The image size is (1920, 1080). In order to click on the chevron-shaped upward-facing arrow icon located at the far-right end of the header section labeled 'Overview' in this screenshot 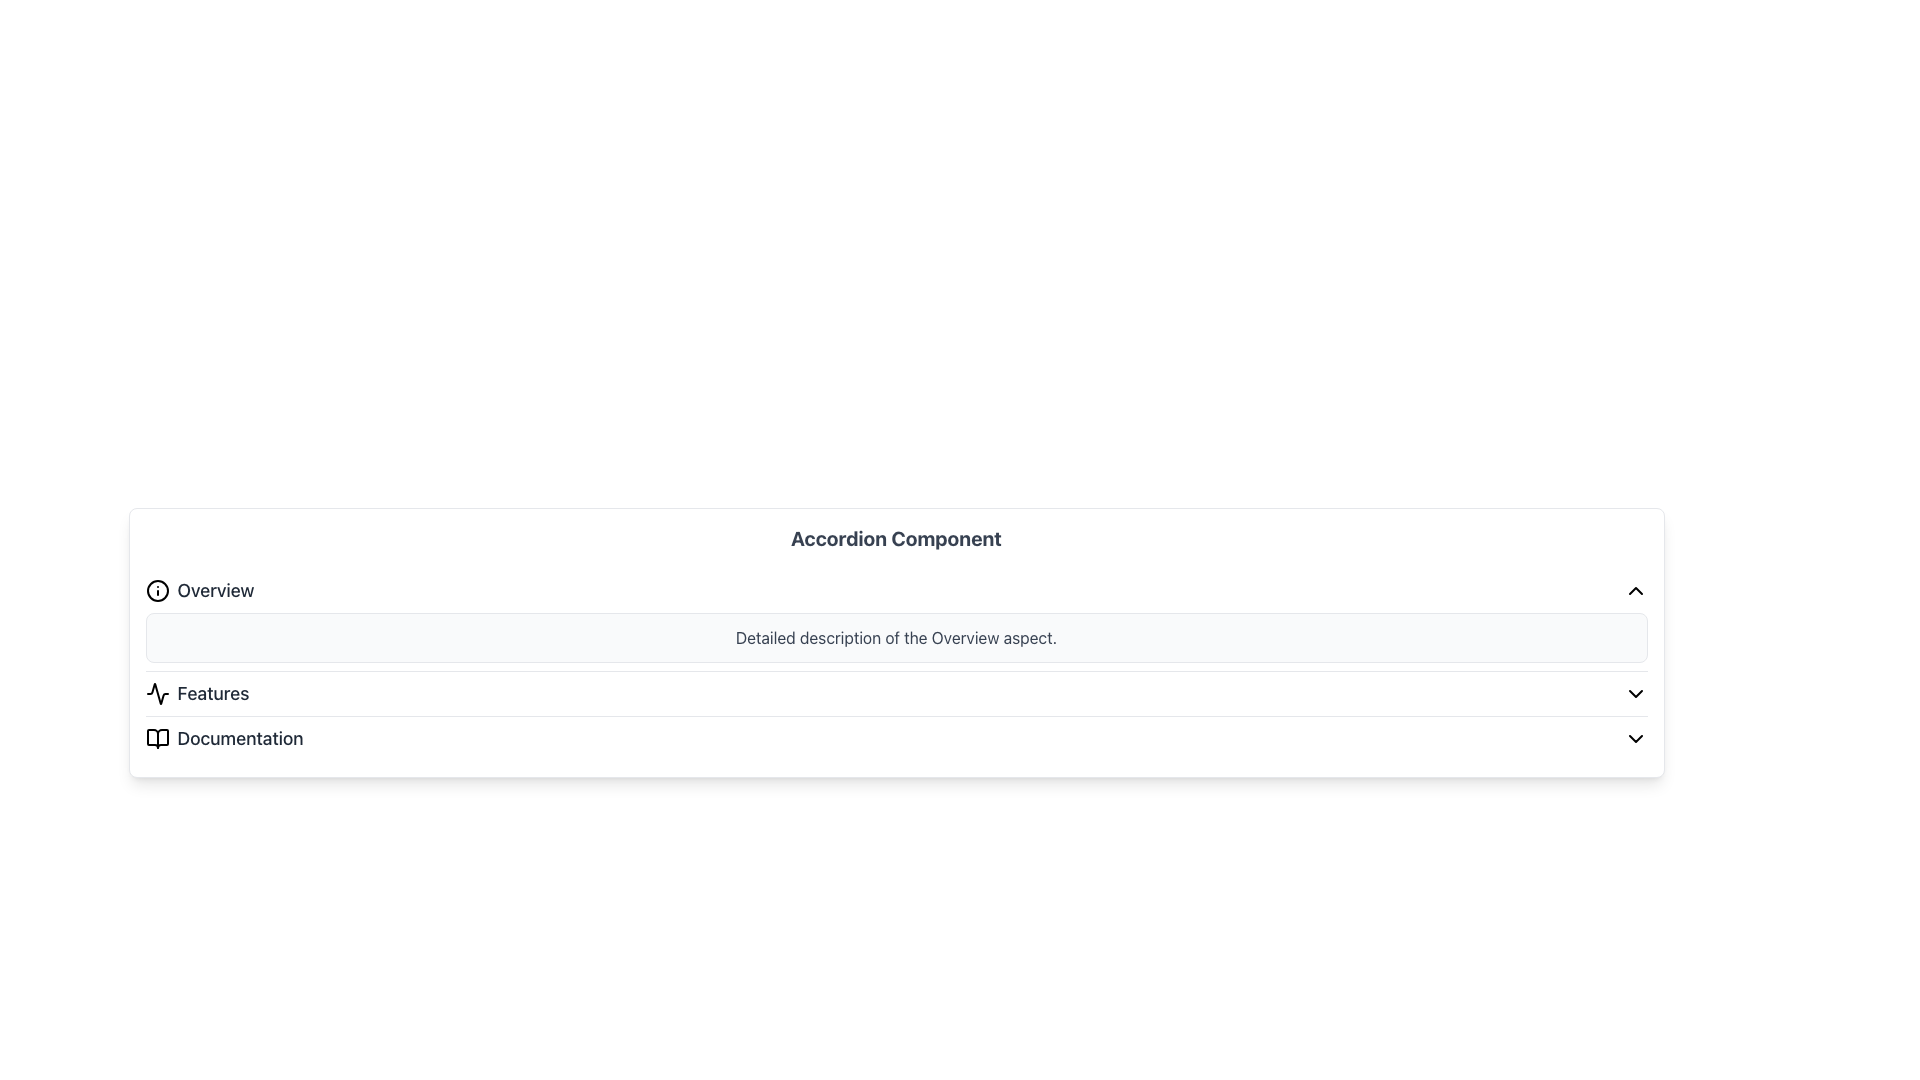, I will do `click(1635, 589)`.